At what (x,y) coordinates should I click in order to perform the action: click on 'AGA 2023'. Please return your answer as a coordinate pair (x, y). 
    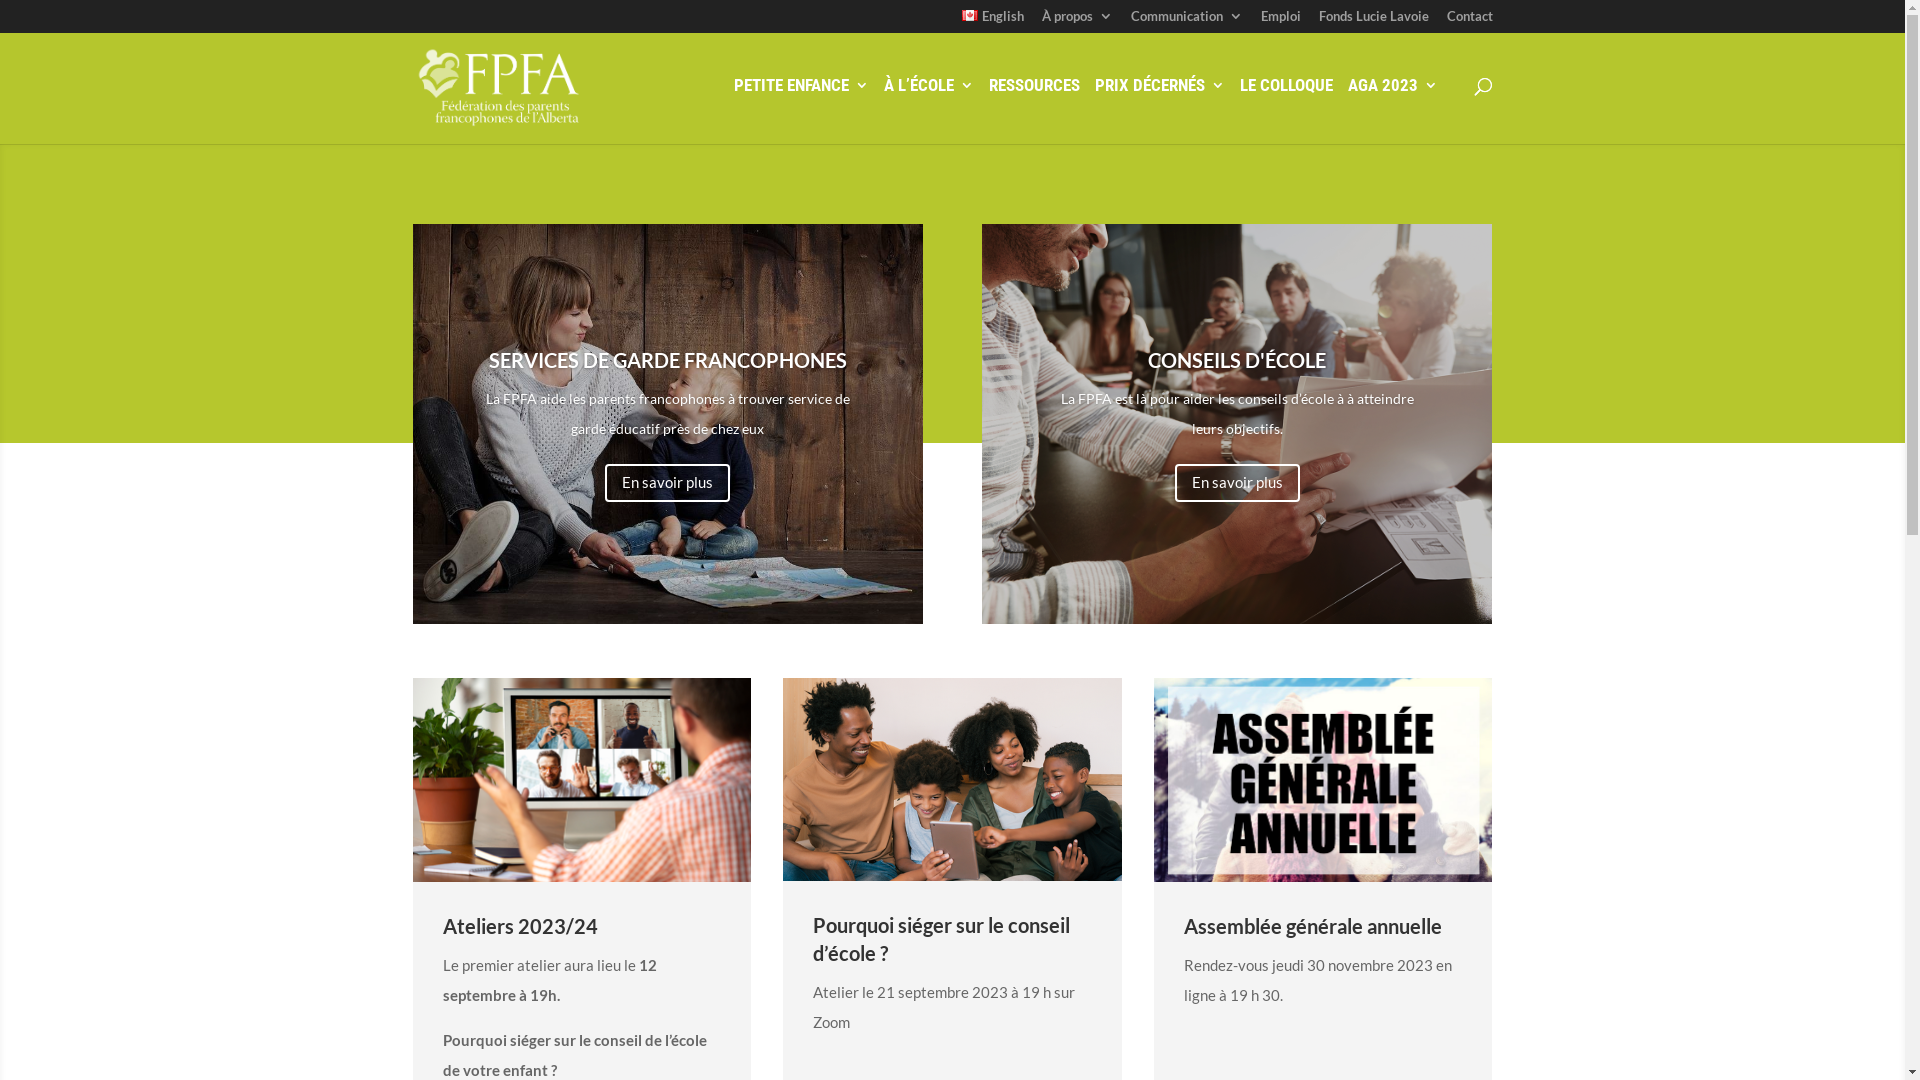
    Looking at the image, I should click on (1391, 107).